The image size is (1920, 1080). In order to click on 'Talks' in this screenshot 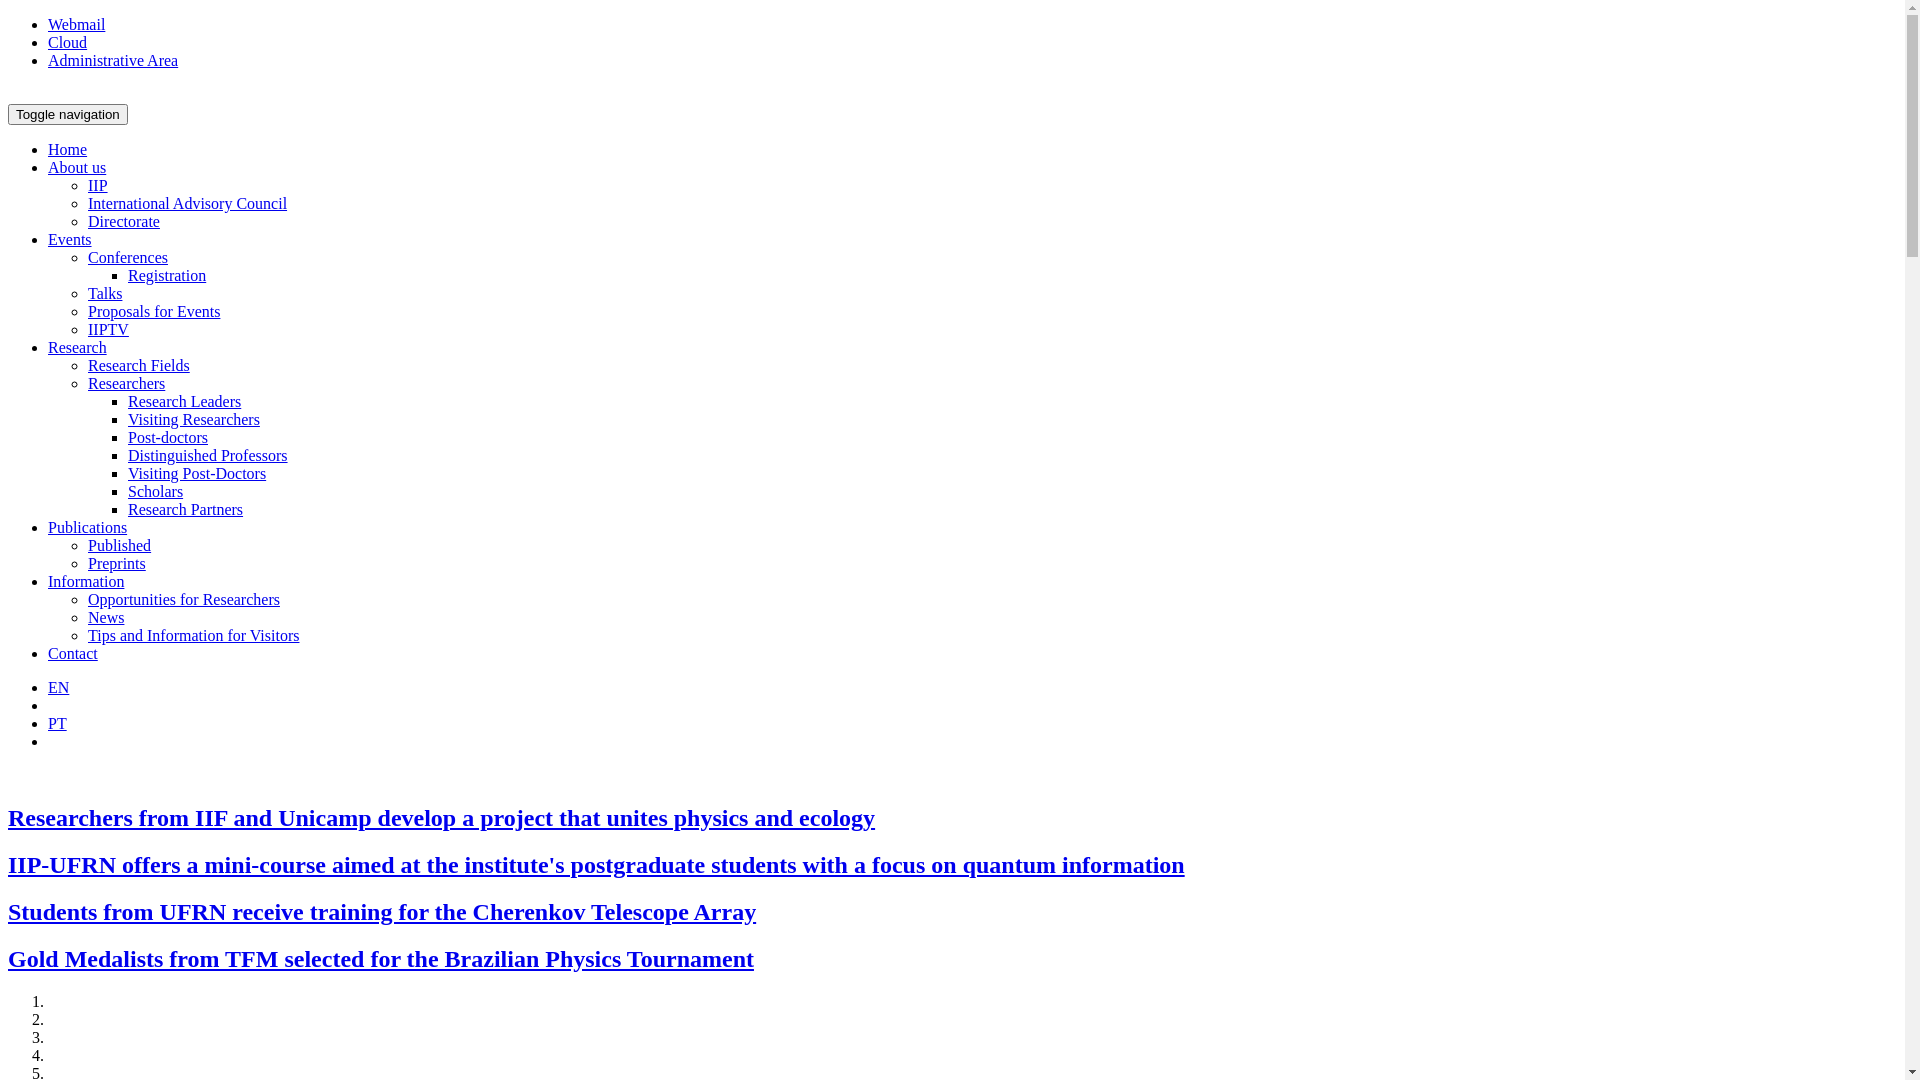, I will do `click(104, 293)`.